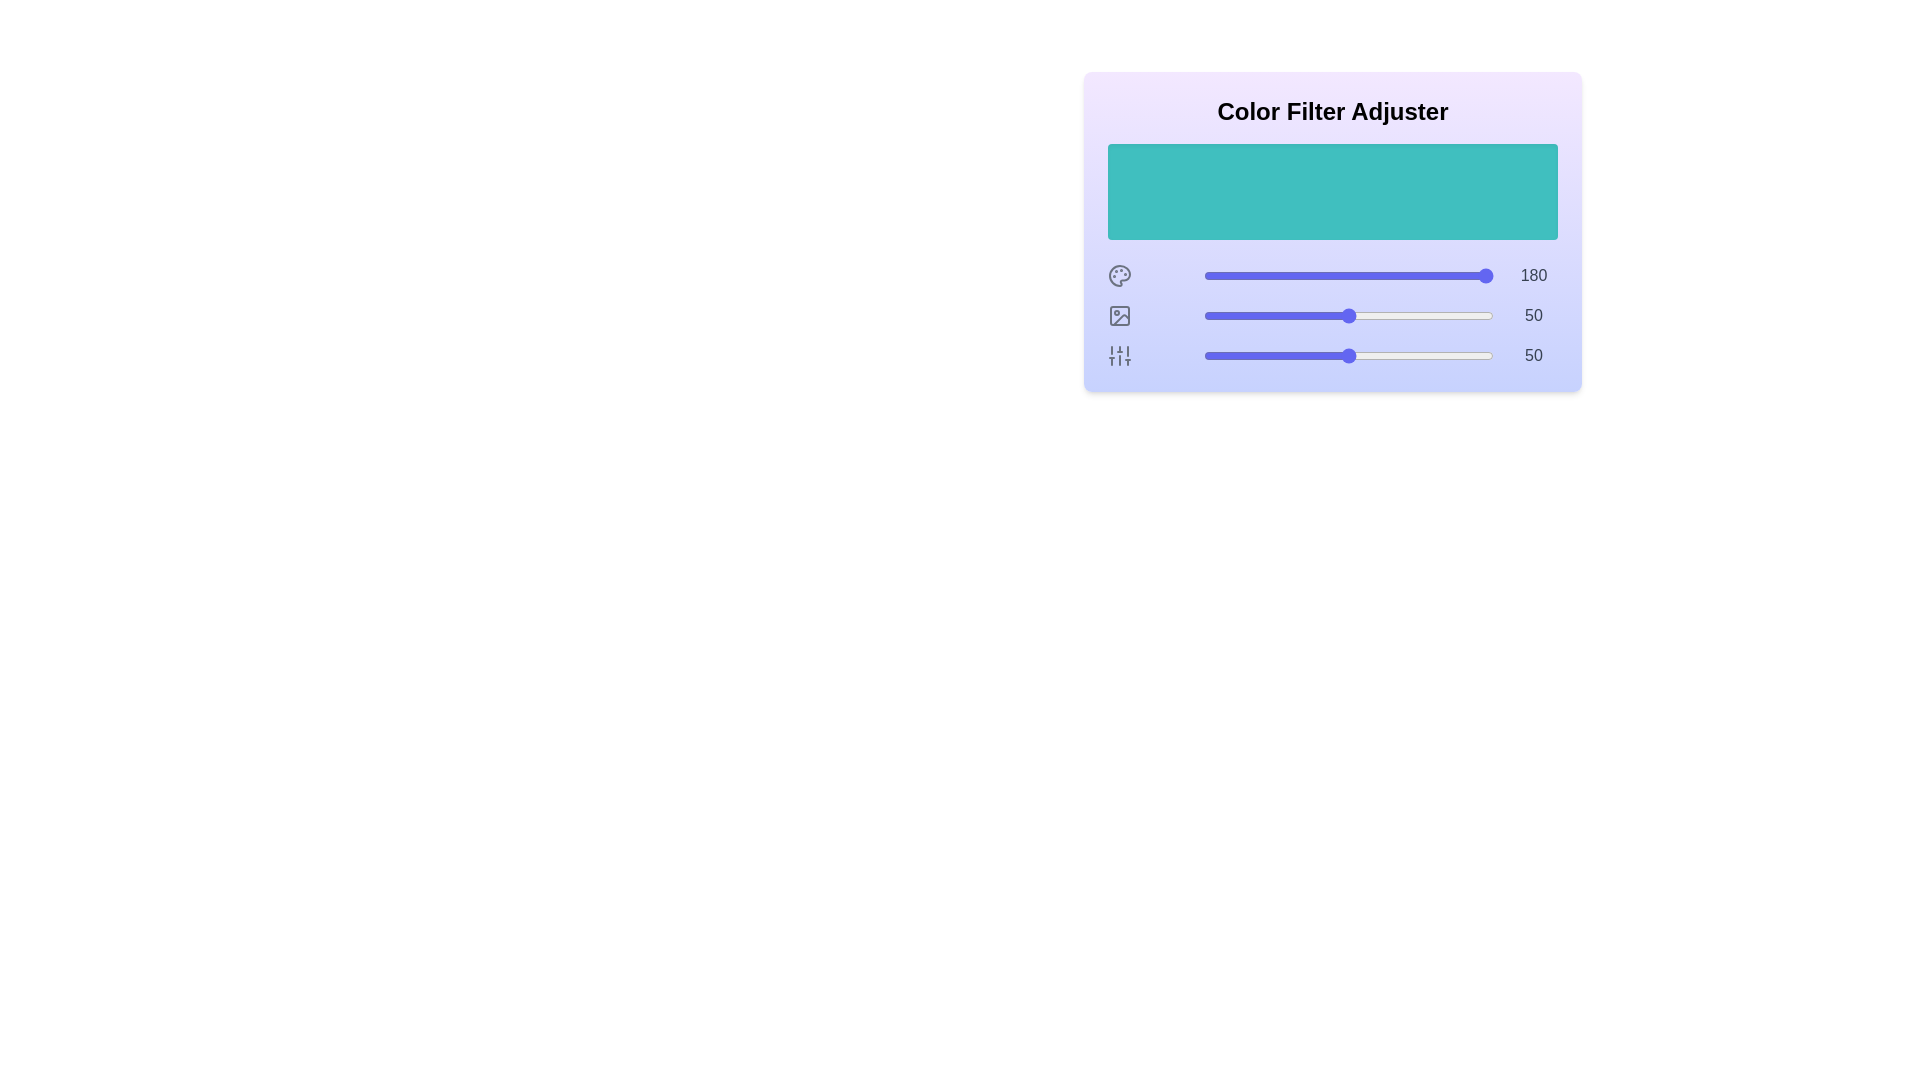  I want to click on the 0 slider to 50 to observe the color preview area, so click(1348, 276).